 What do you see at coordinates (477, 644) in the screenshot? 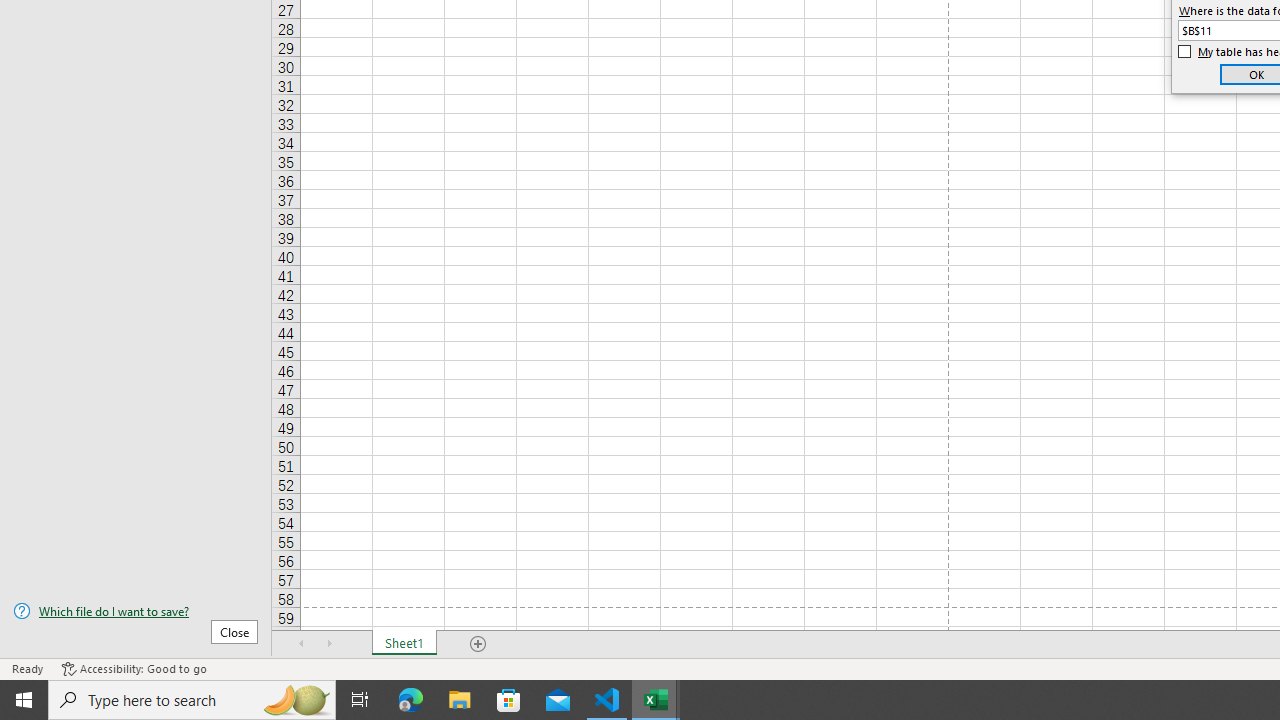
I see `'Add Sheet'` at bounding box center [477, 644].